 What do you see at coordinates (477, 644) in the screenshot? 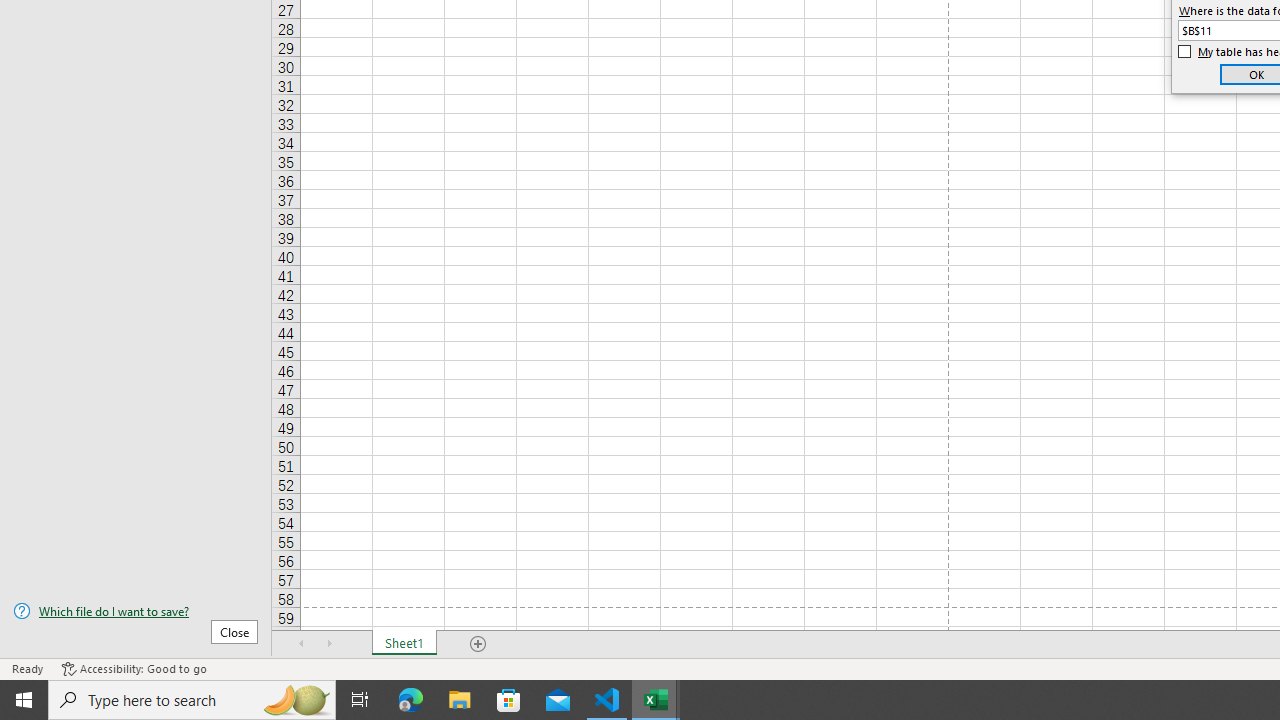
I see `'Add Sheet'` at bounding box center [477, 644].